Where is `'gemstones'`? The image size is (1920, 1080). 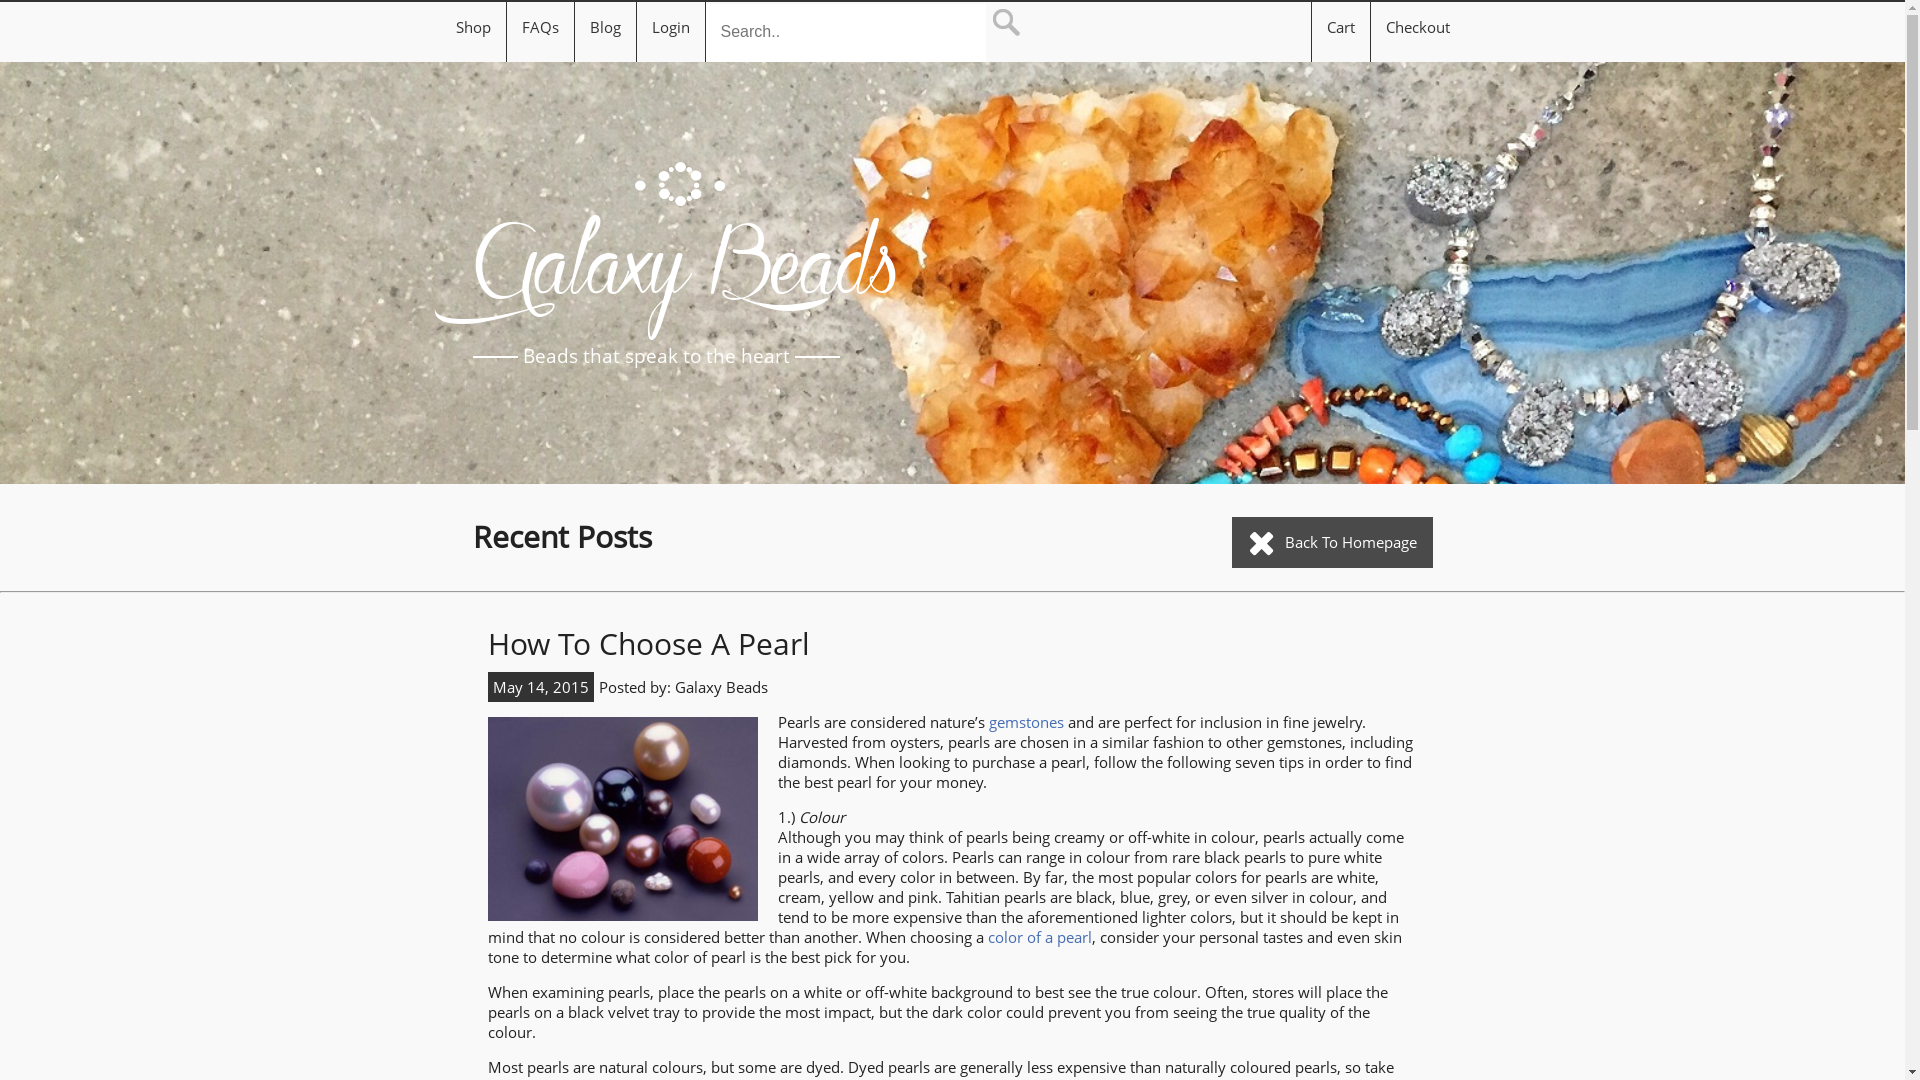
'gemstones' is located at coordinates (1027, 721).